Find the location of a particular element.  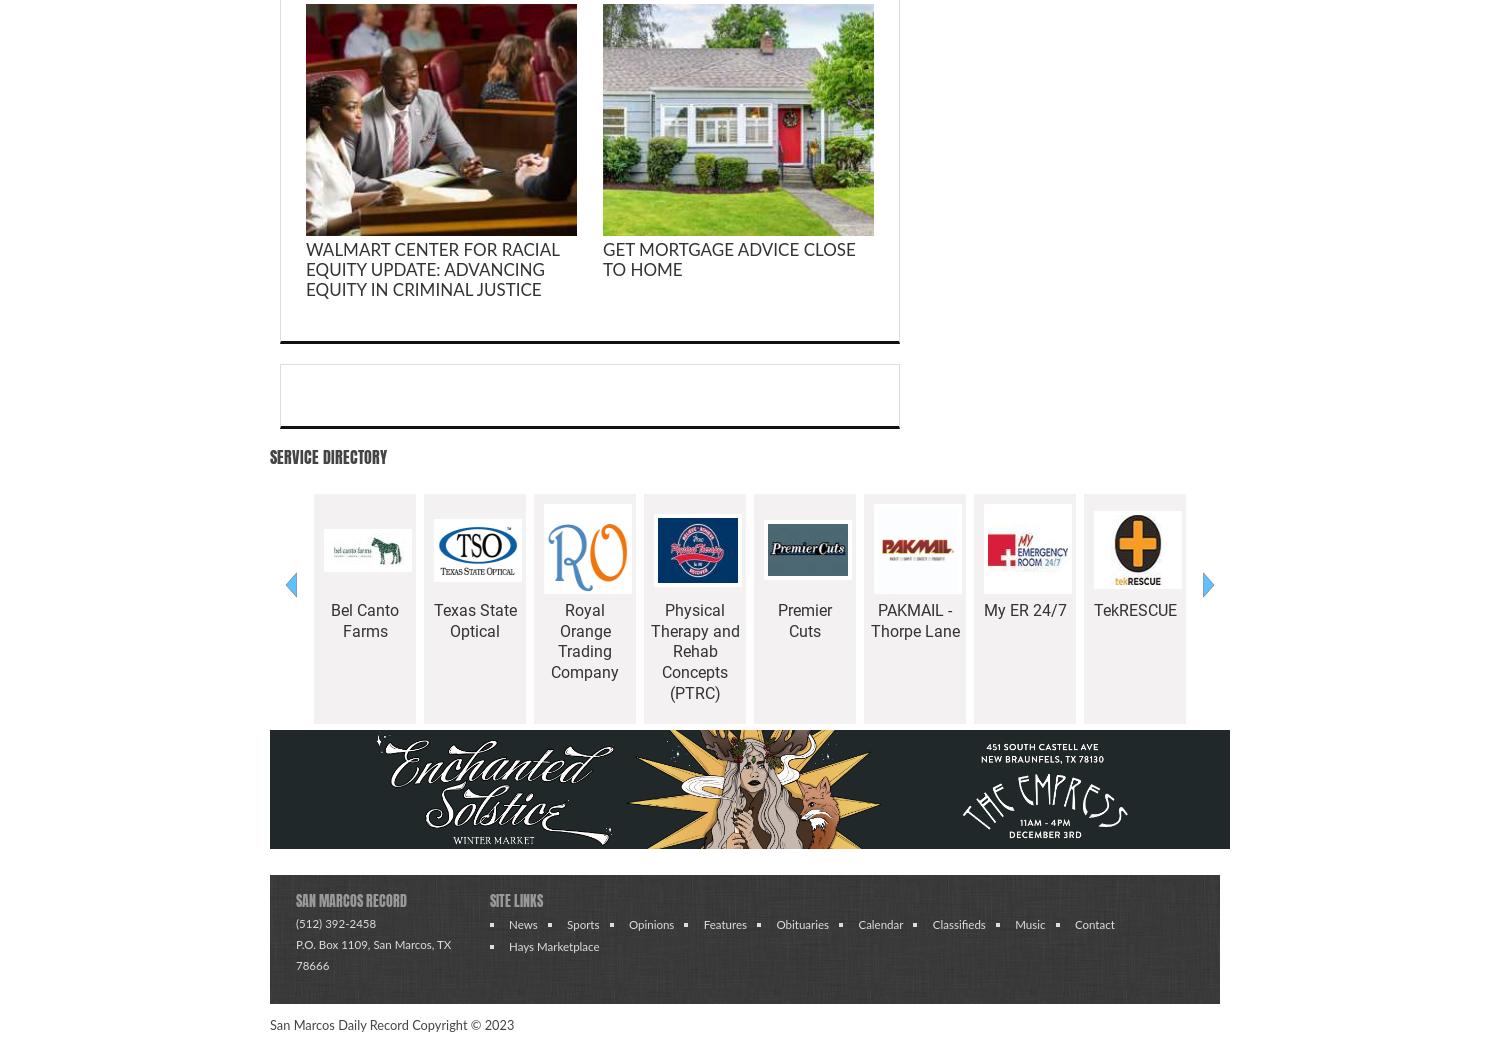

'TekRESCUE' is located at coordinates (1134, 609).